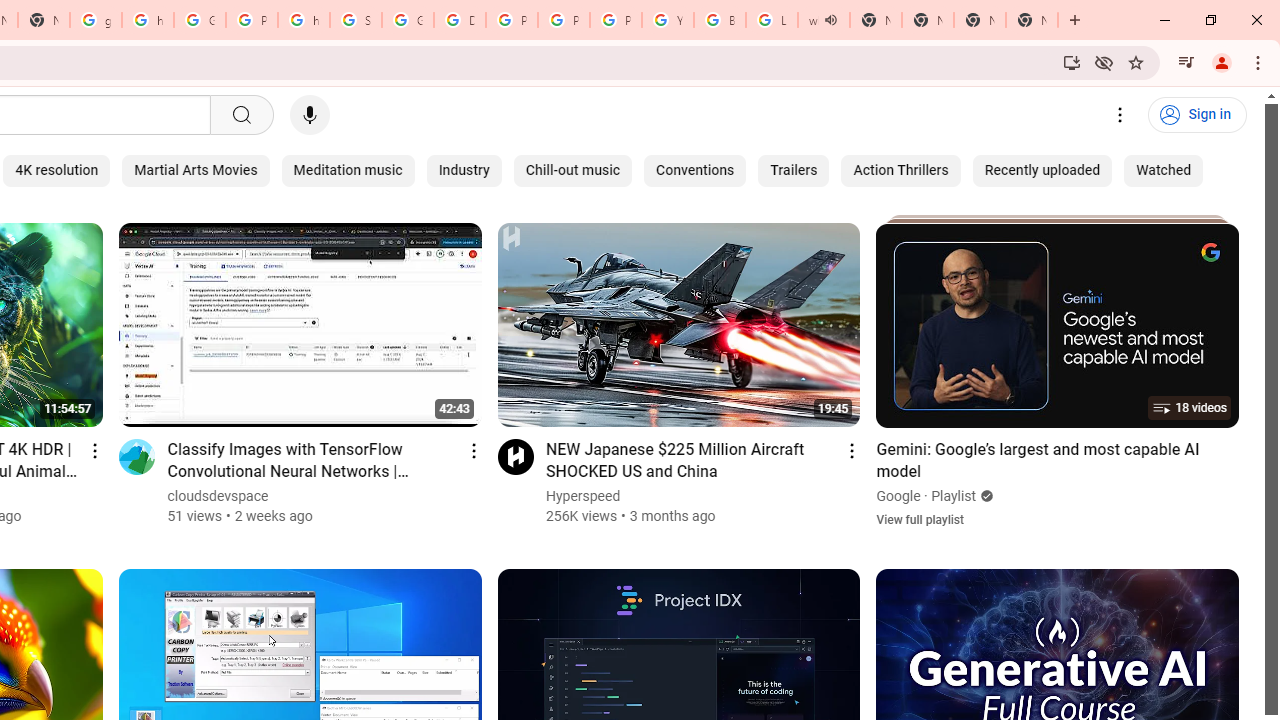 The height and width of the screenshot is (720, 1280). I want to click on 'Verified', so click(984, 495).